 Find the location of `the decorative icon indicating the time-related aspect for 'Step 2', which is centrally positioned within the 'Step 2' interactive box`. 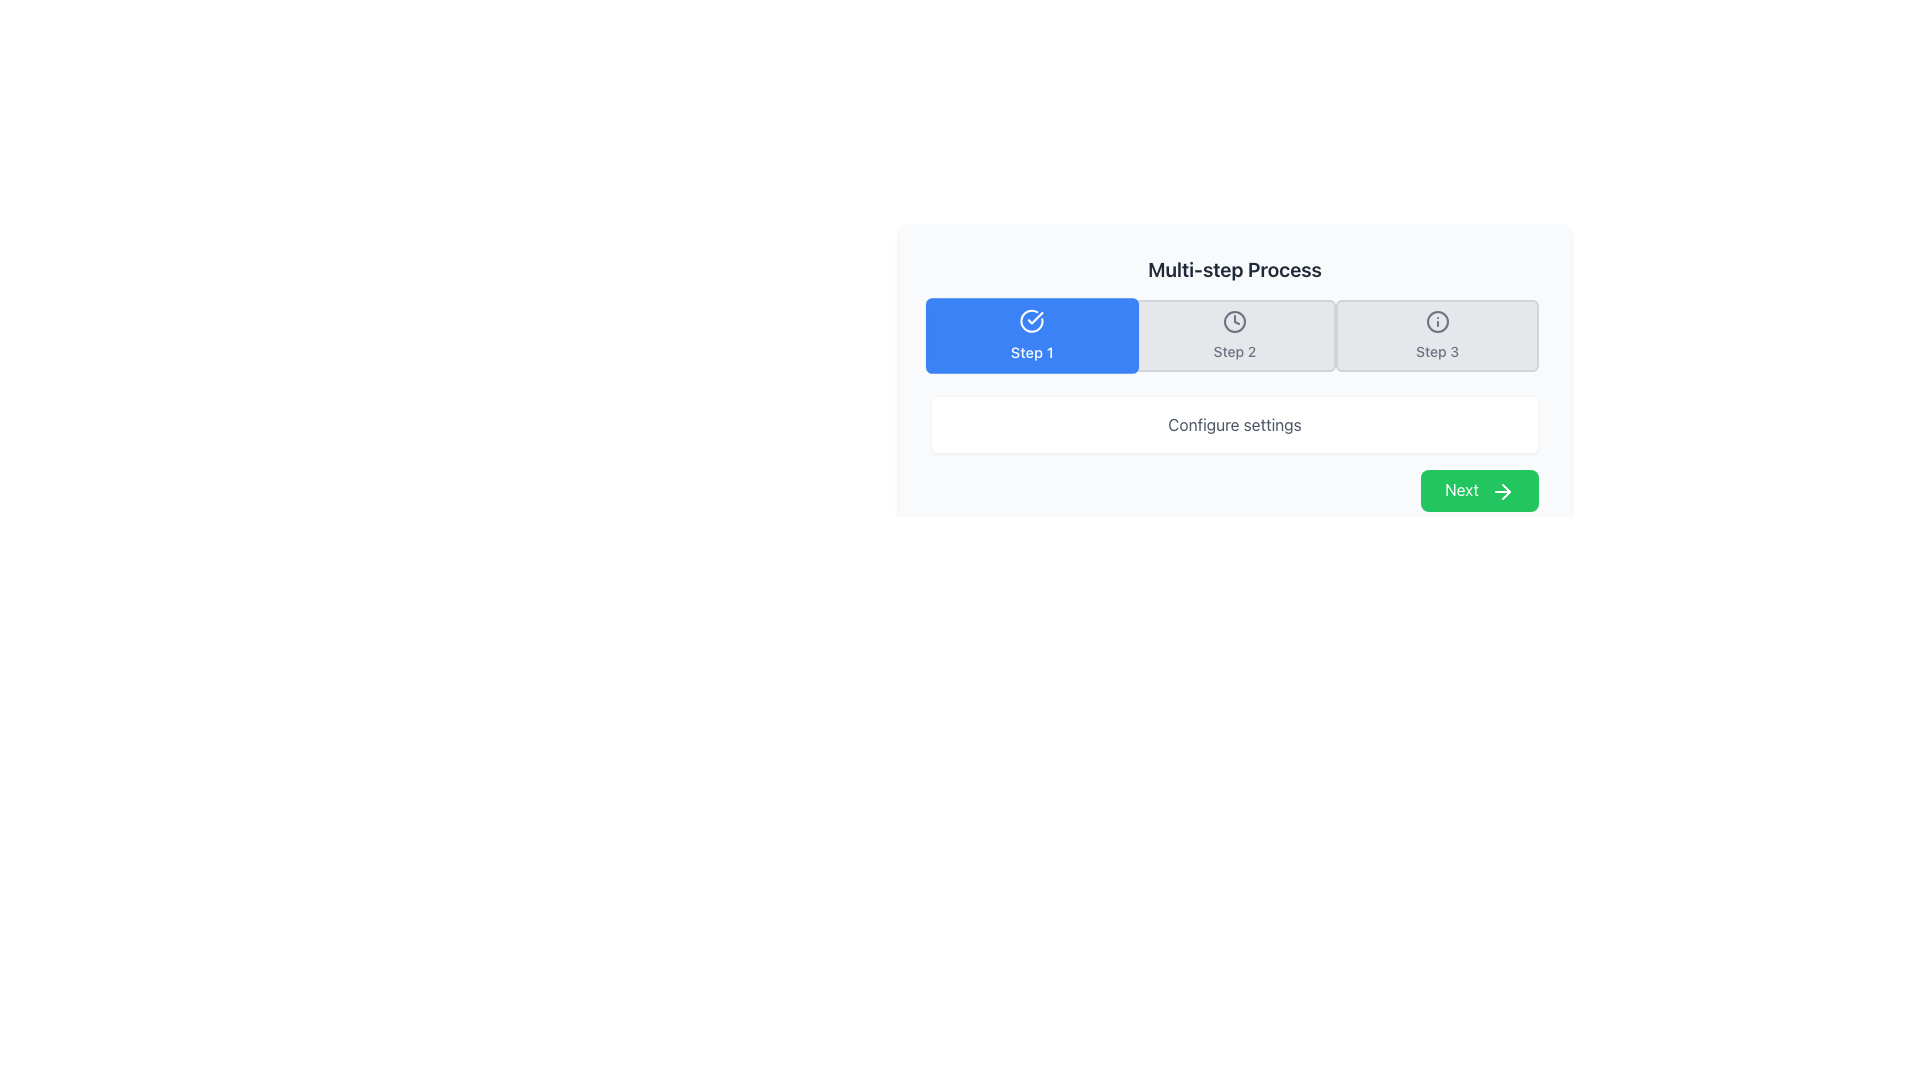

the decorative icon indicating the time-related aspect for 'Step 2', which is centrally positioned within the 'Step 2' interactive box is located at coordinates (1233, 320).